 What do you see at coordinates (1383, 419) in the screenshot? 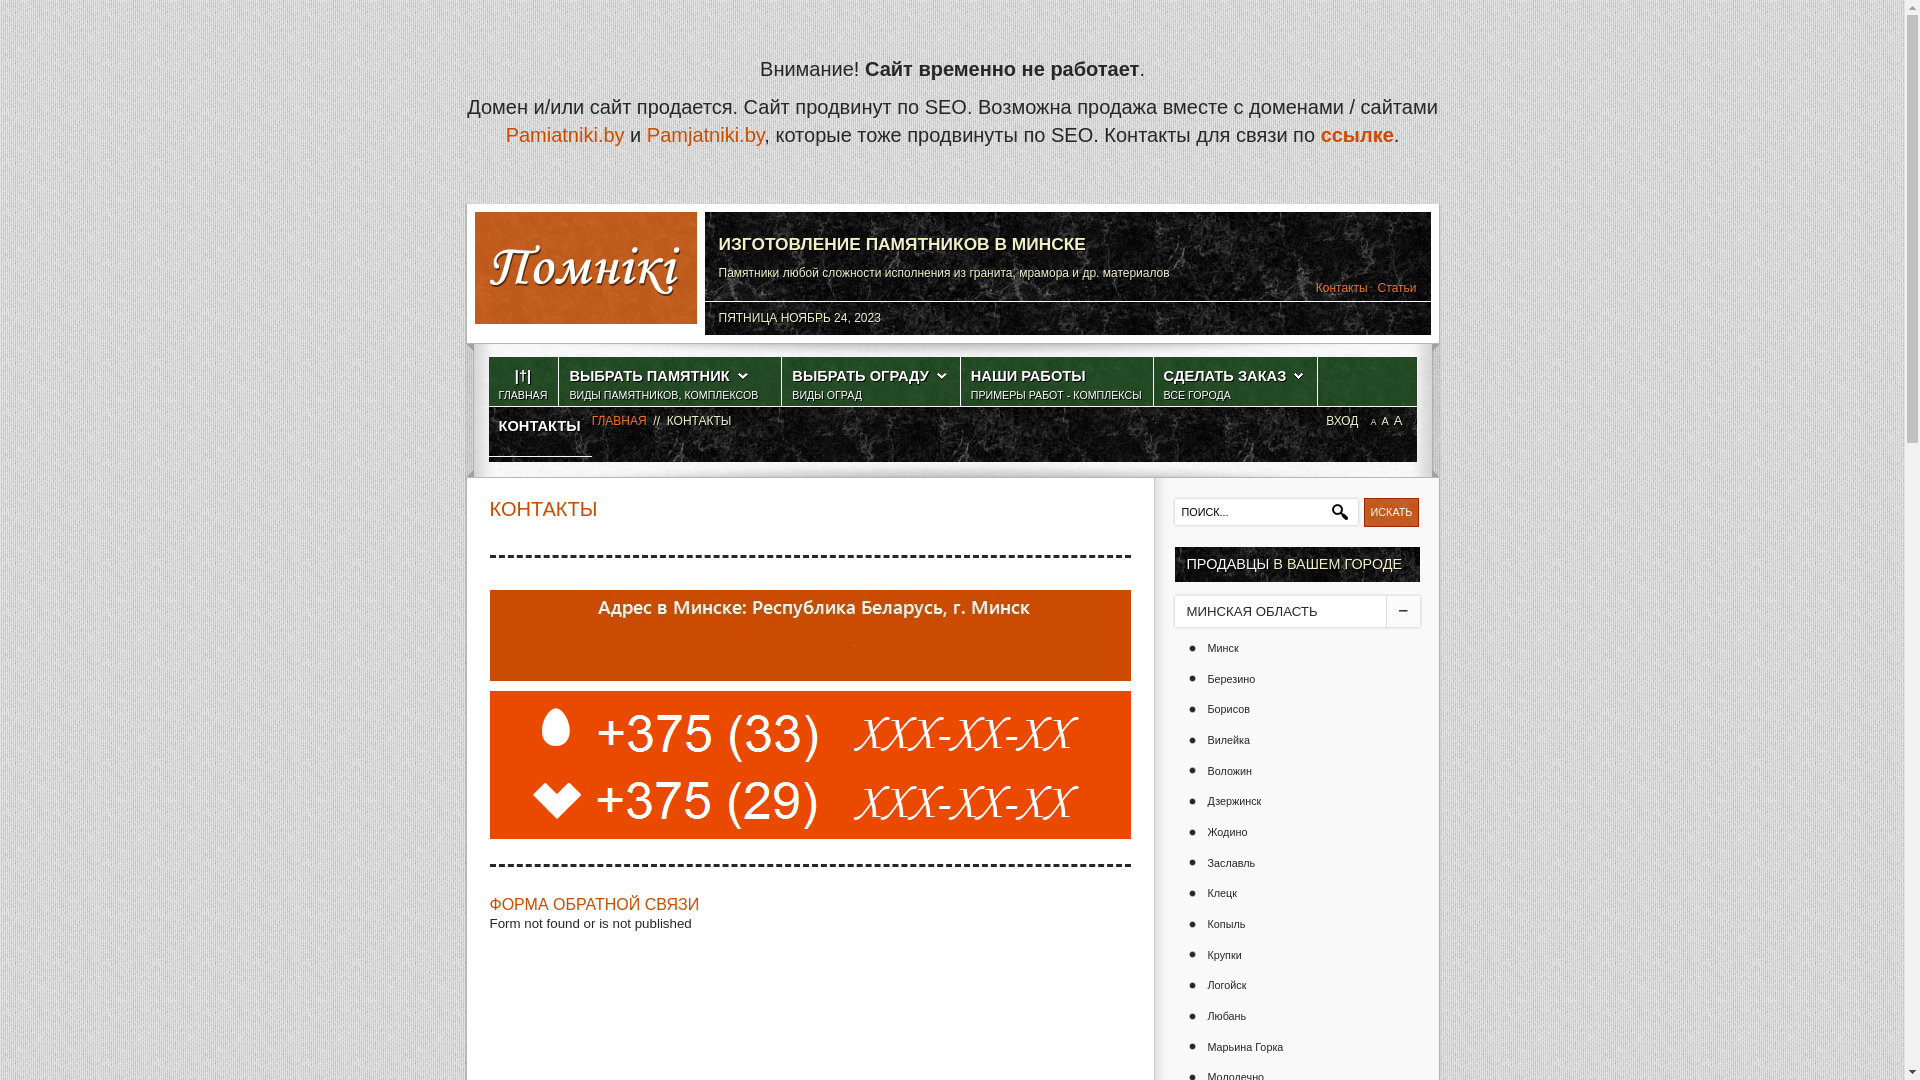
I see `'A'` at bounding box center [1383, 419].